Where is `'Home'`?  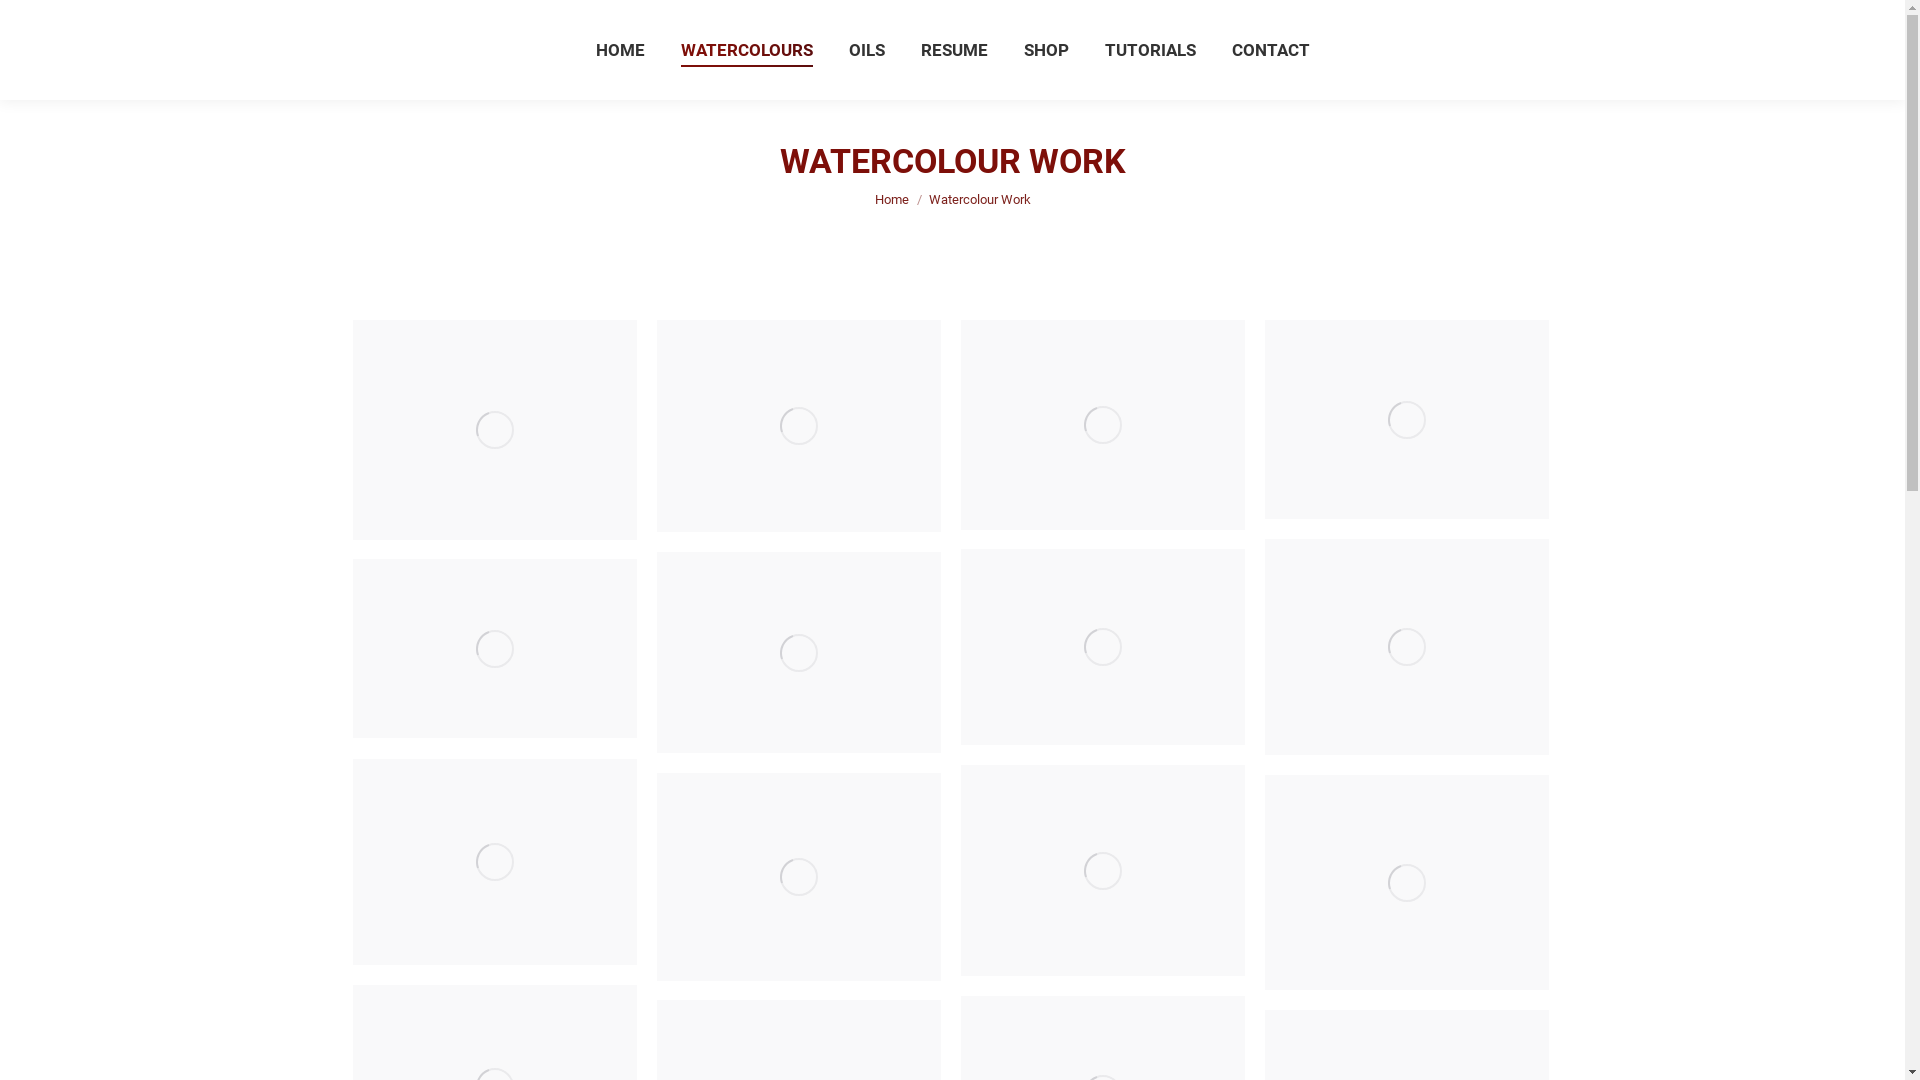 'Home' is located at coordinates (890, 199).